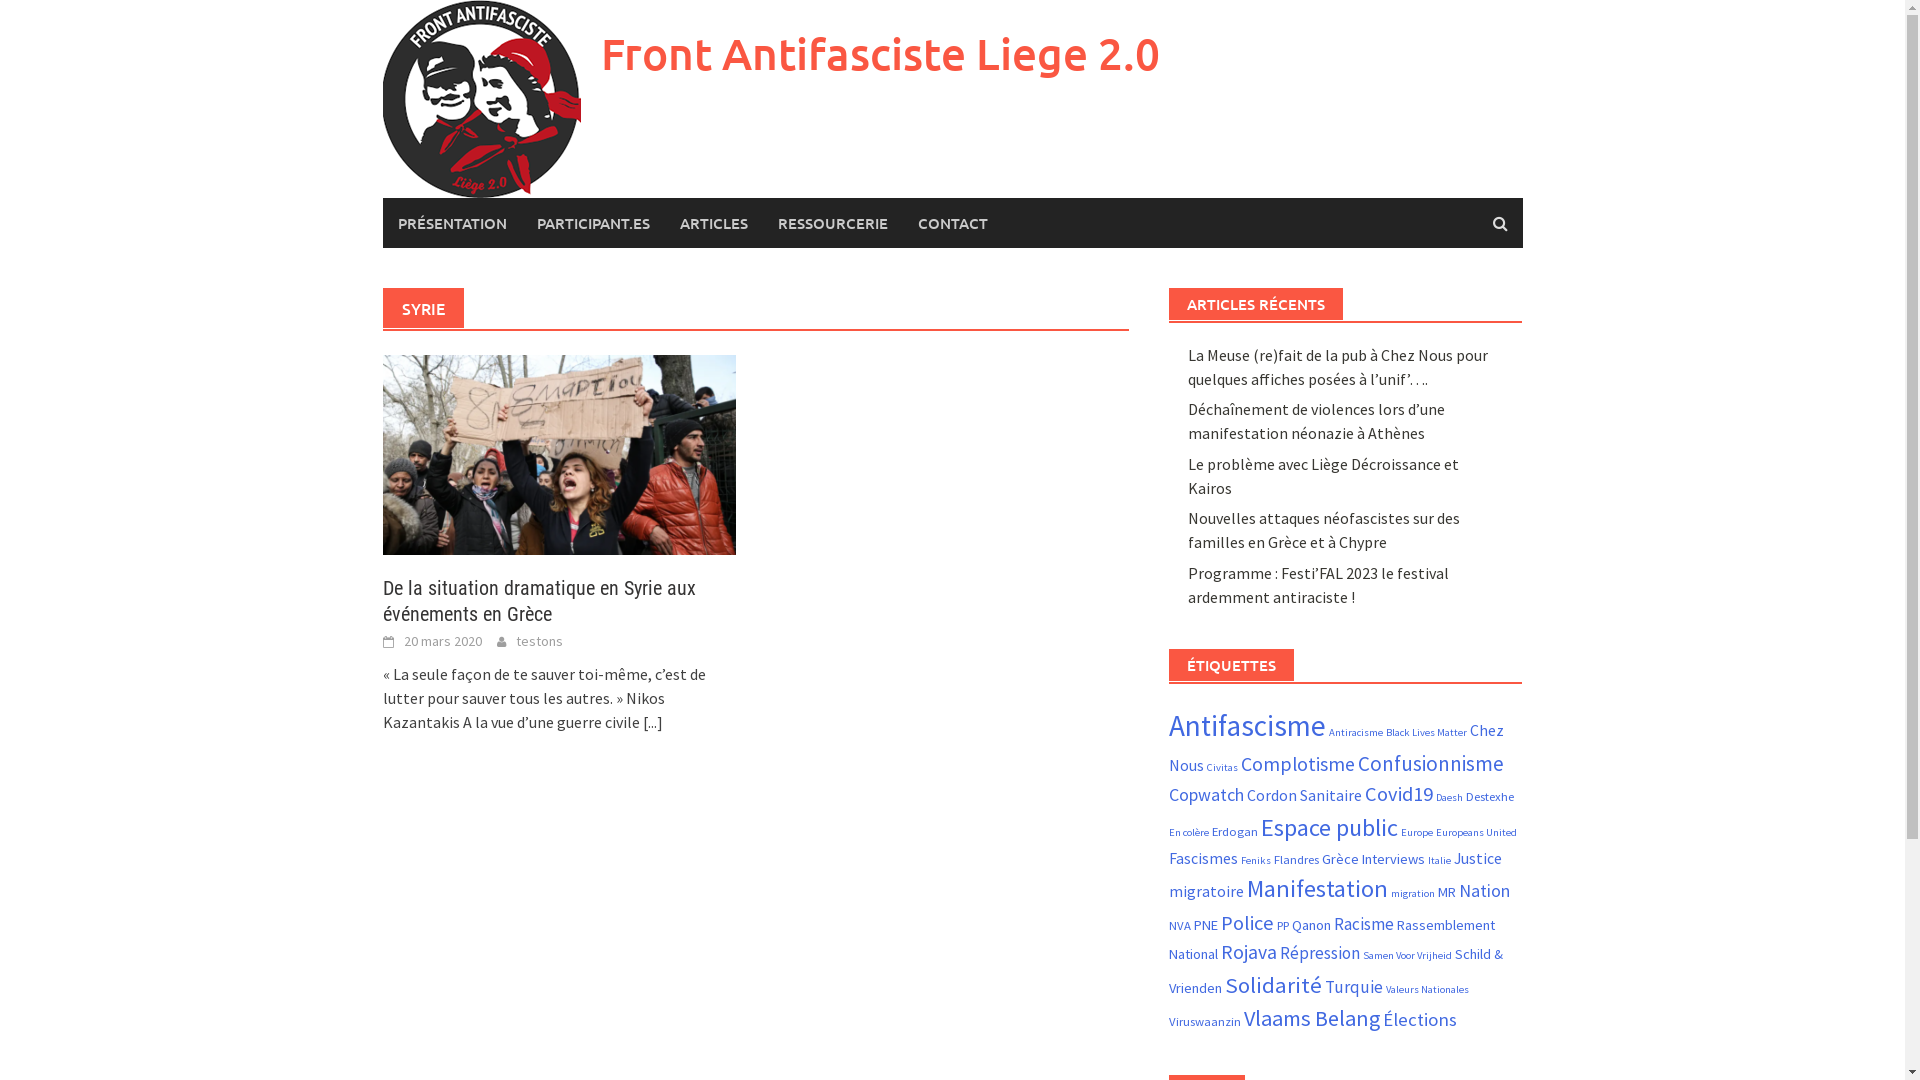  Describe the element at coordinates (1353, 986) in the screenshot. I see `'Turquie'` at that location.